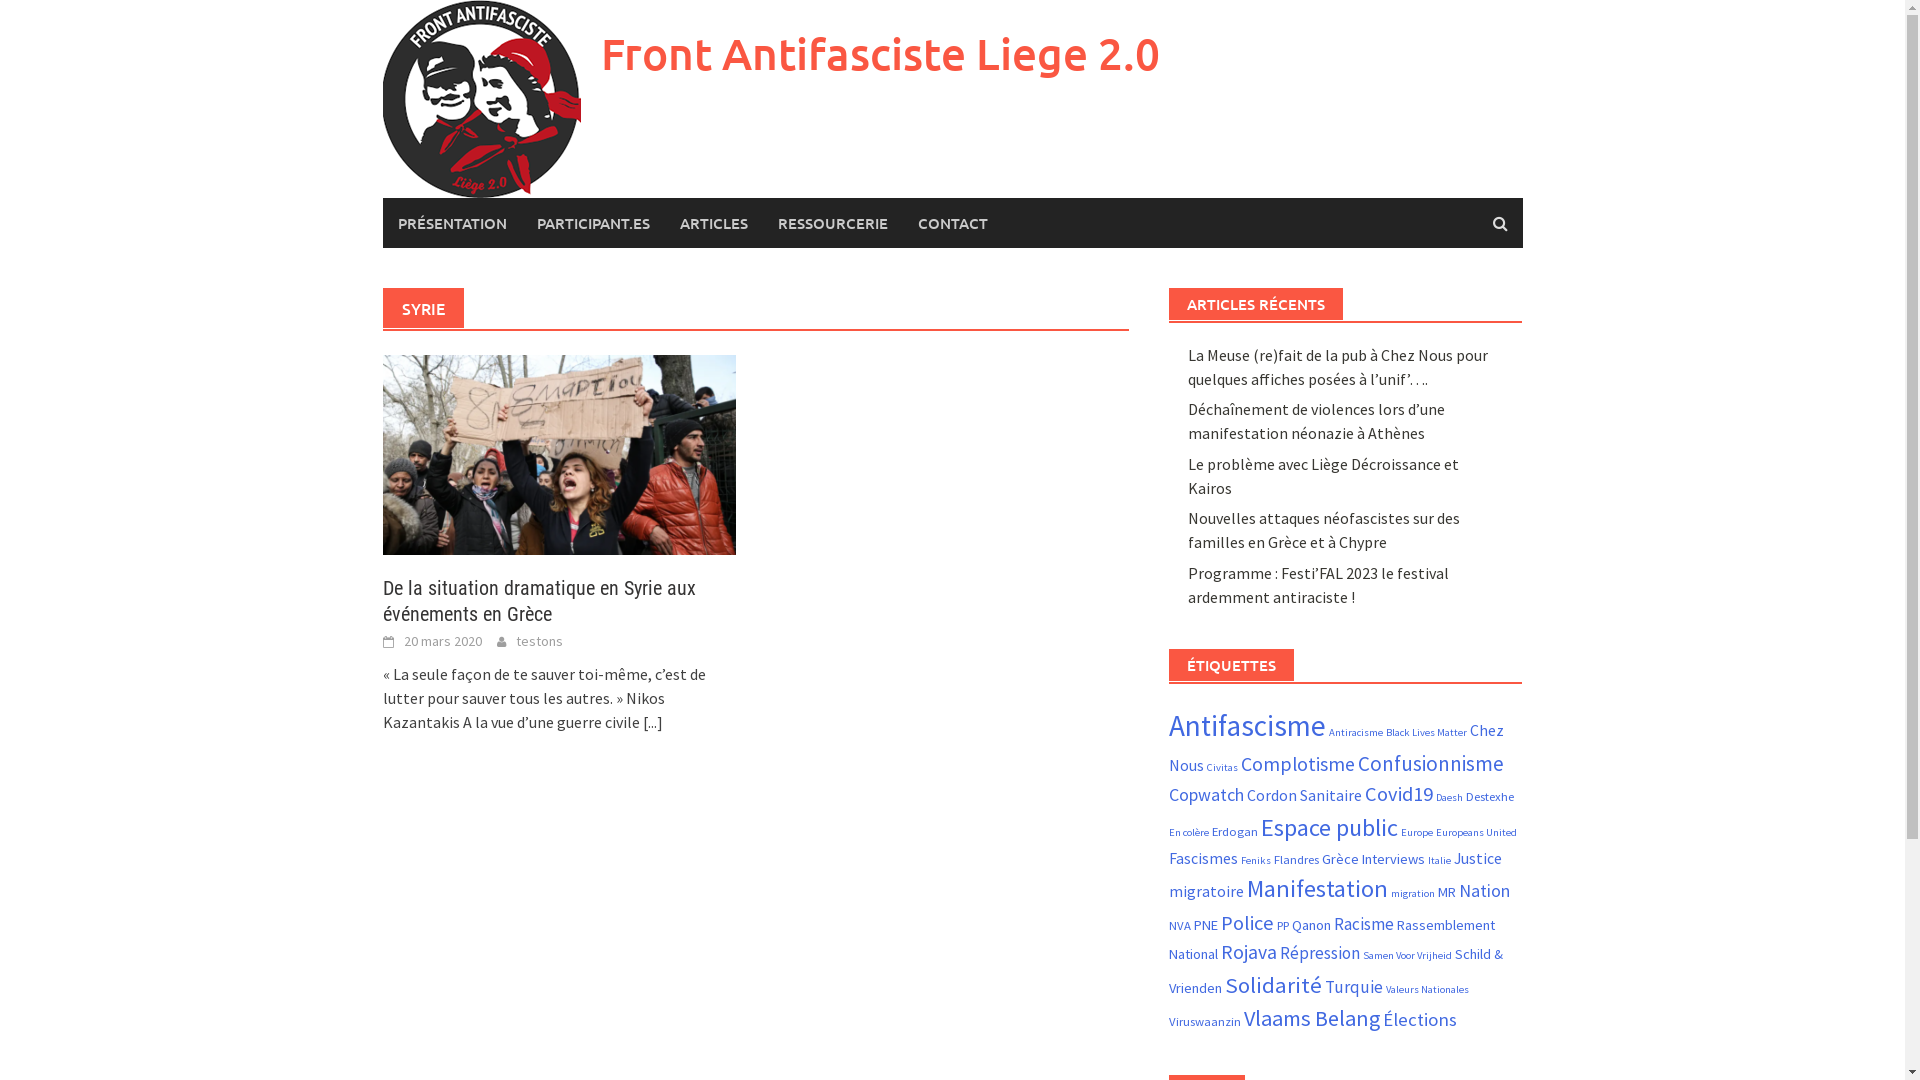  Describe the element at coordinates (1353, 986) in the screenshot. I see `'Turquie'` at that location.